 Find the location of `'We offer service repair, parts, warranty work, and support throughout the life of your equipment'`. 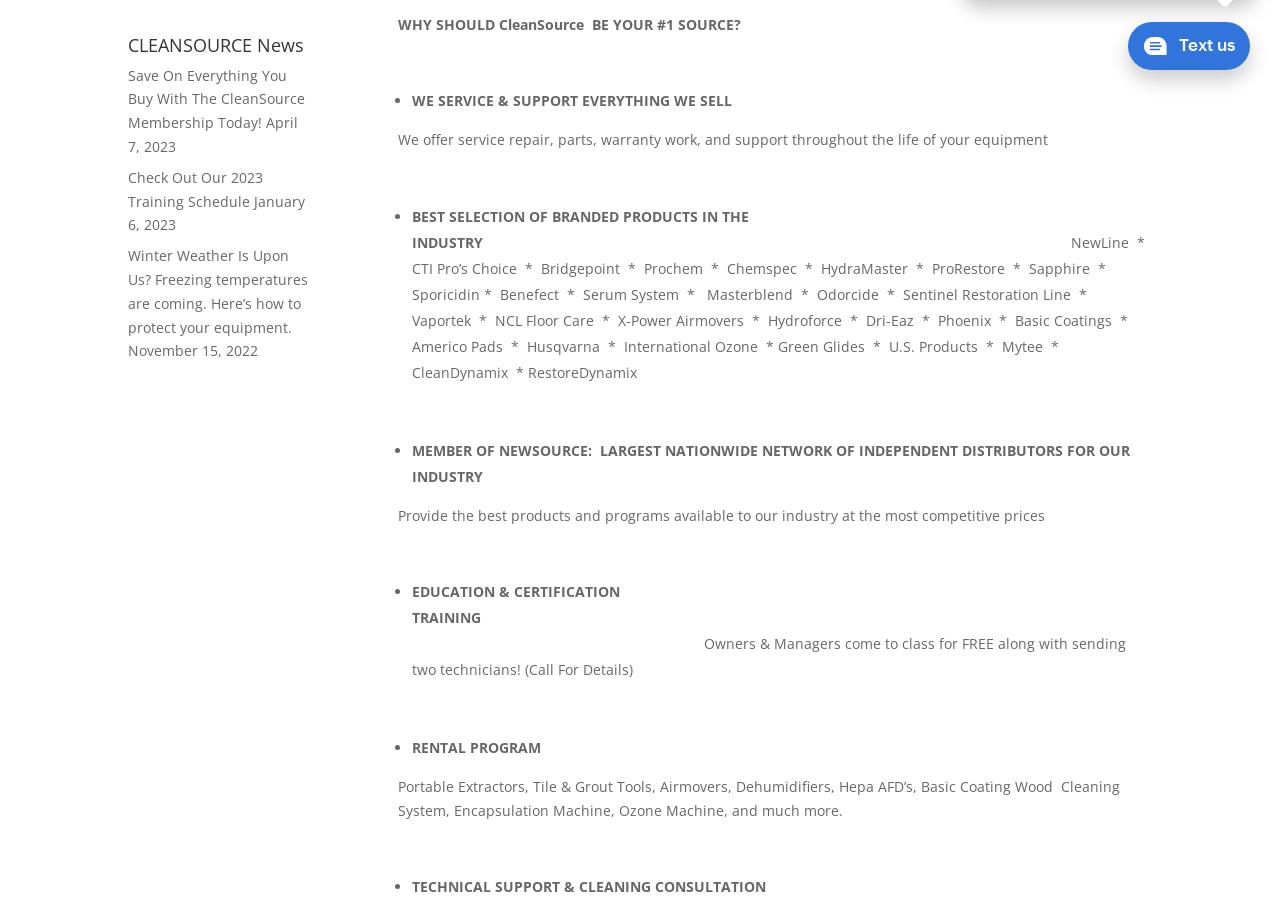

'We offer service repair, parts, warranty work, and support throughout the life of your equipment' is located at coordinates (721, 139).